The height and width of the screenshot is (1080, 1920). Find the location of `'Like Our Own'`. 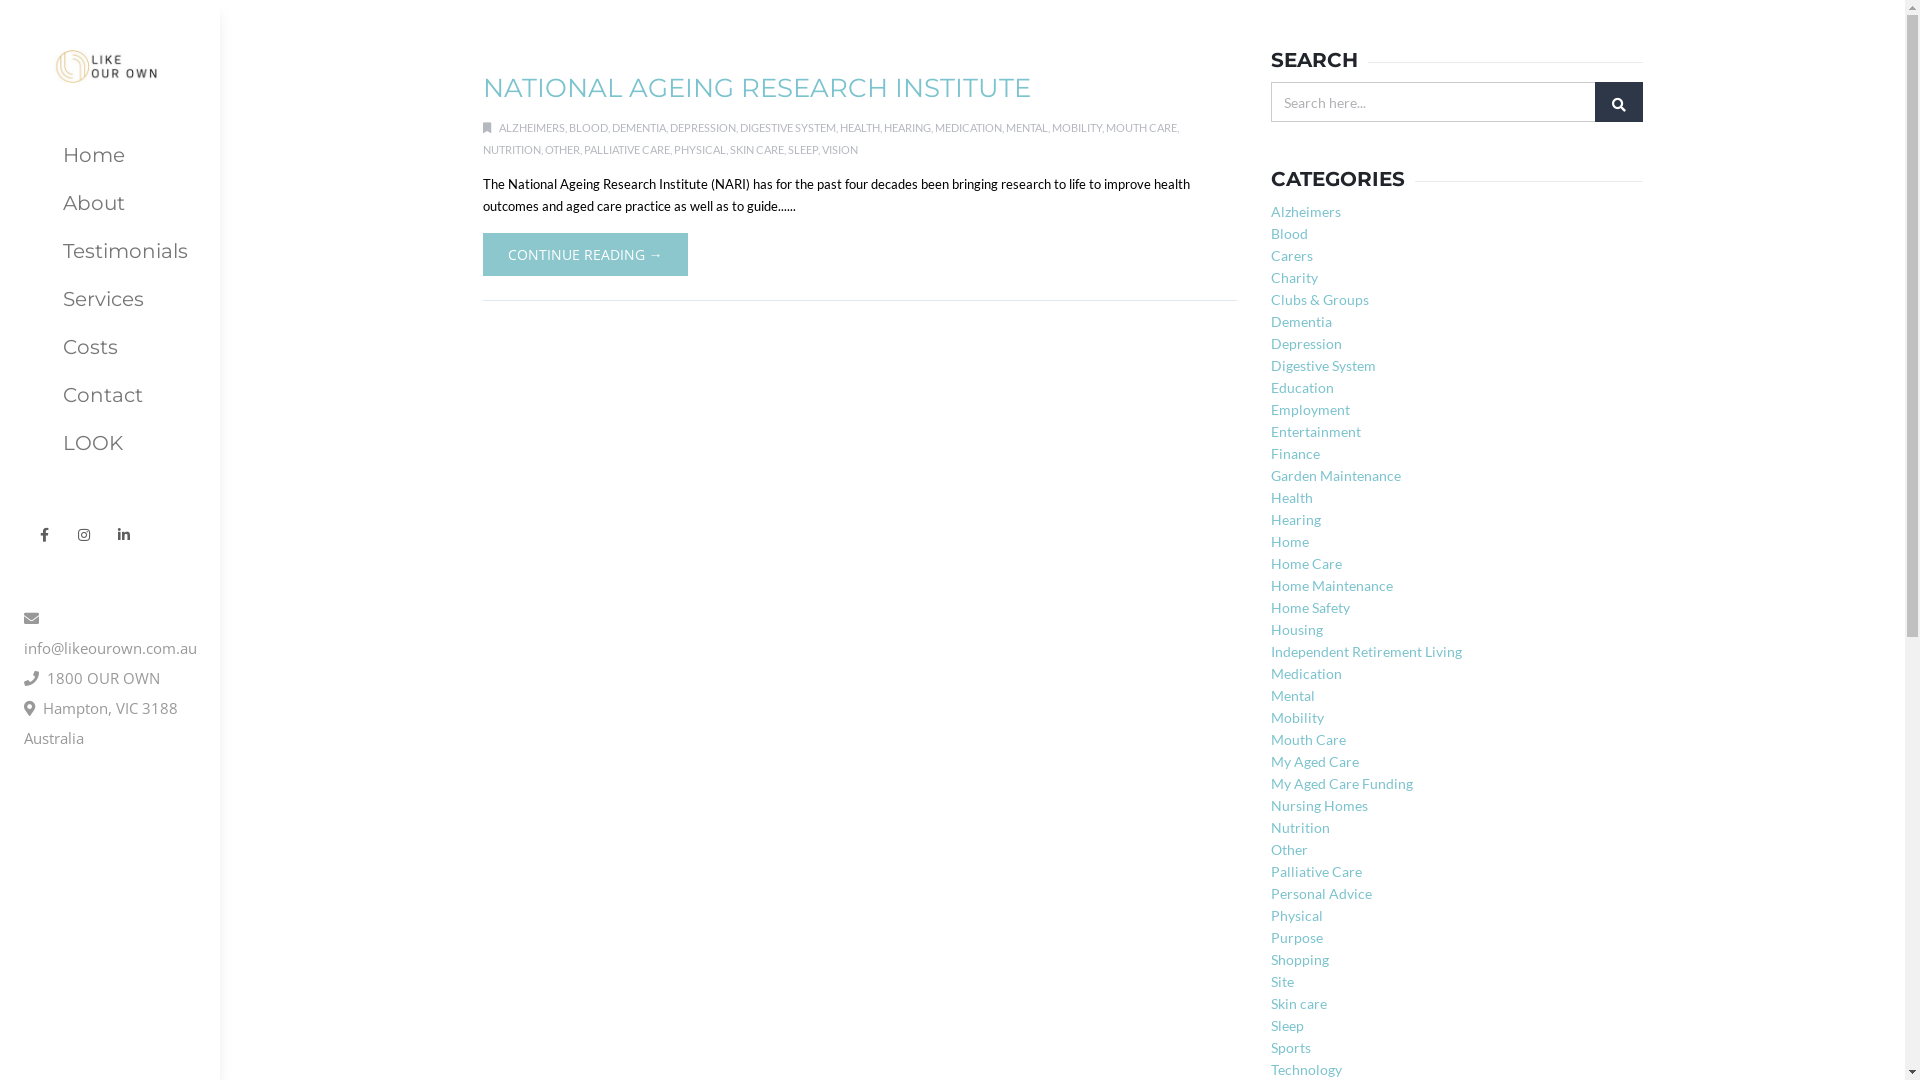

'Like Our Own' is located at coordinates (109, 41).